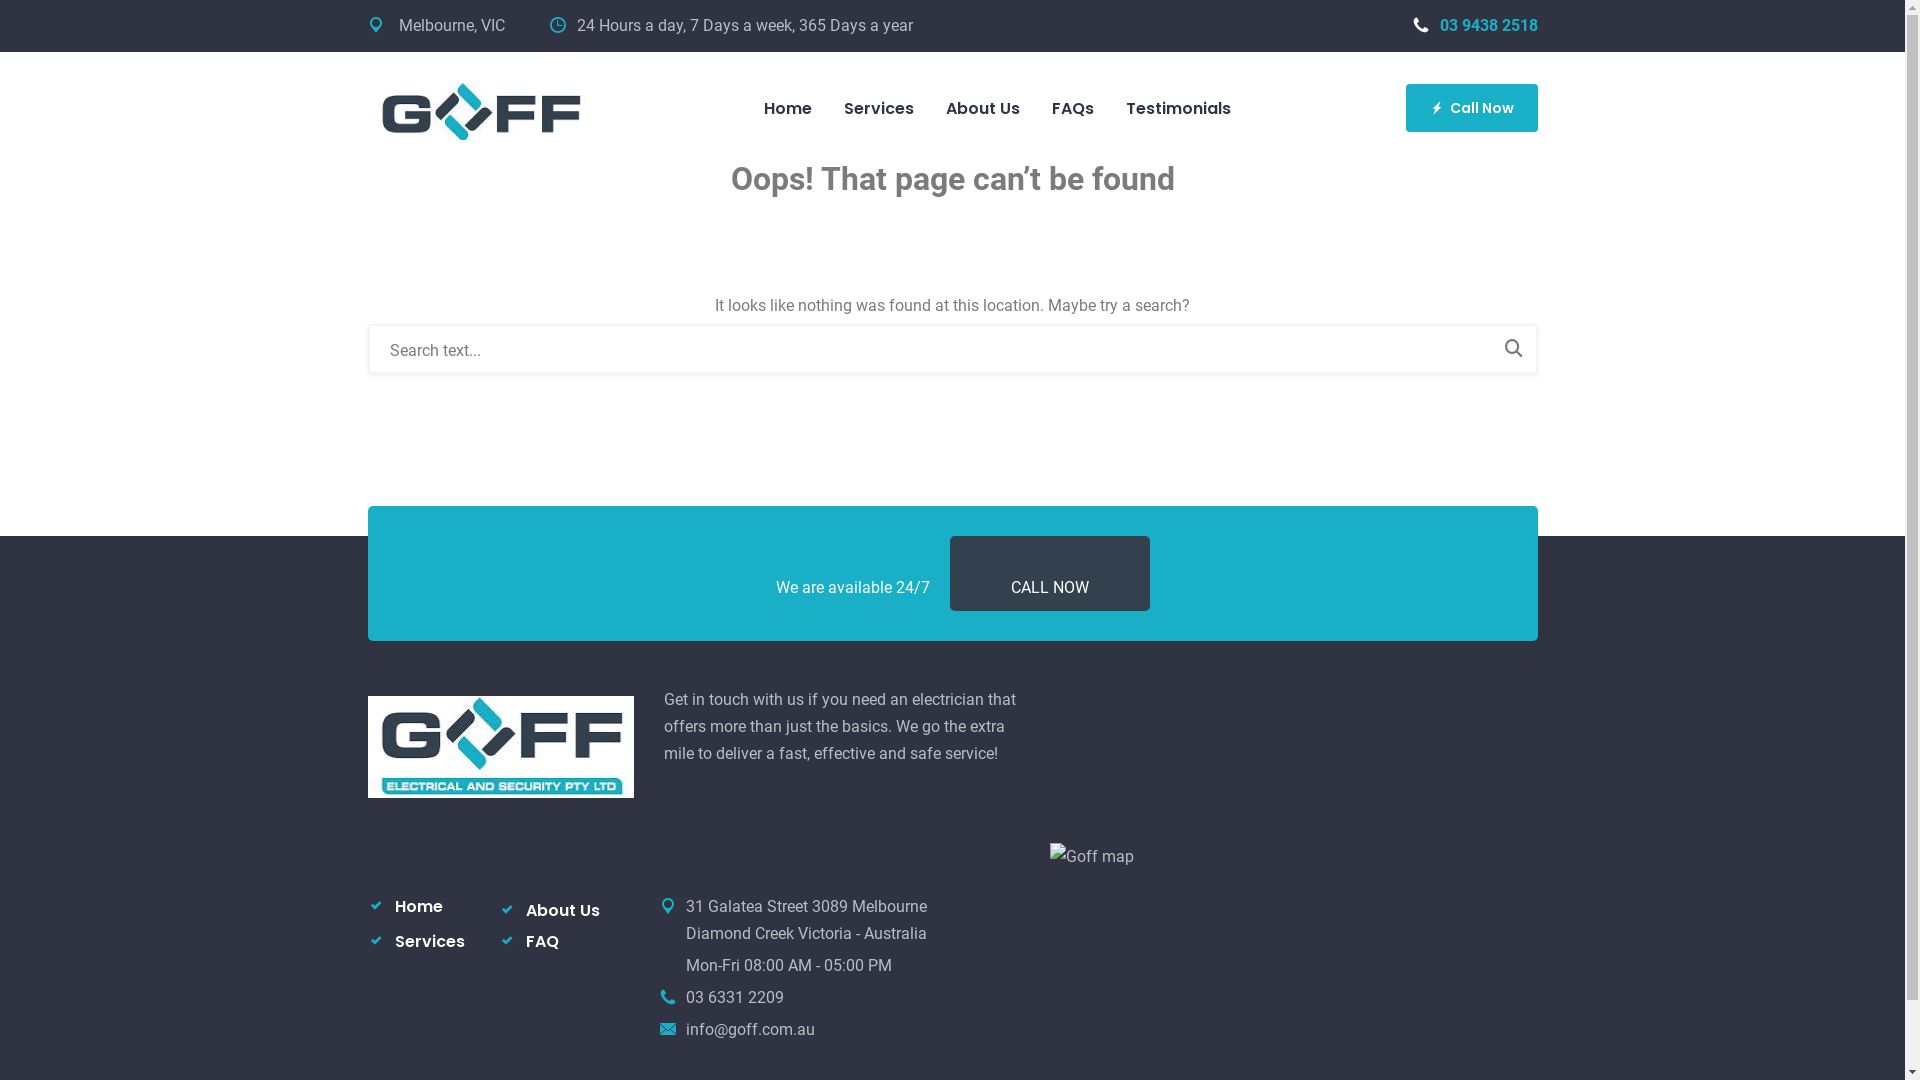 The width and height of the screenshot is (1920, 1080). Describe the element at coordinates (733, 997) in the screenshot. I see `'03 6331 2209'` at that location.